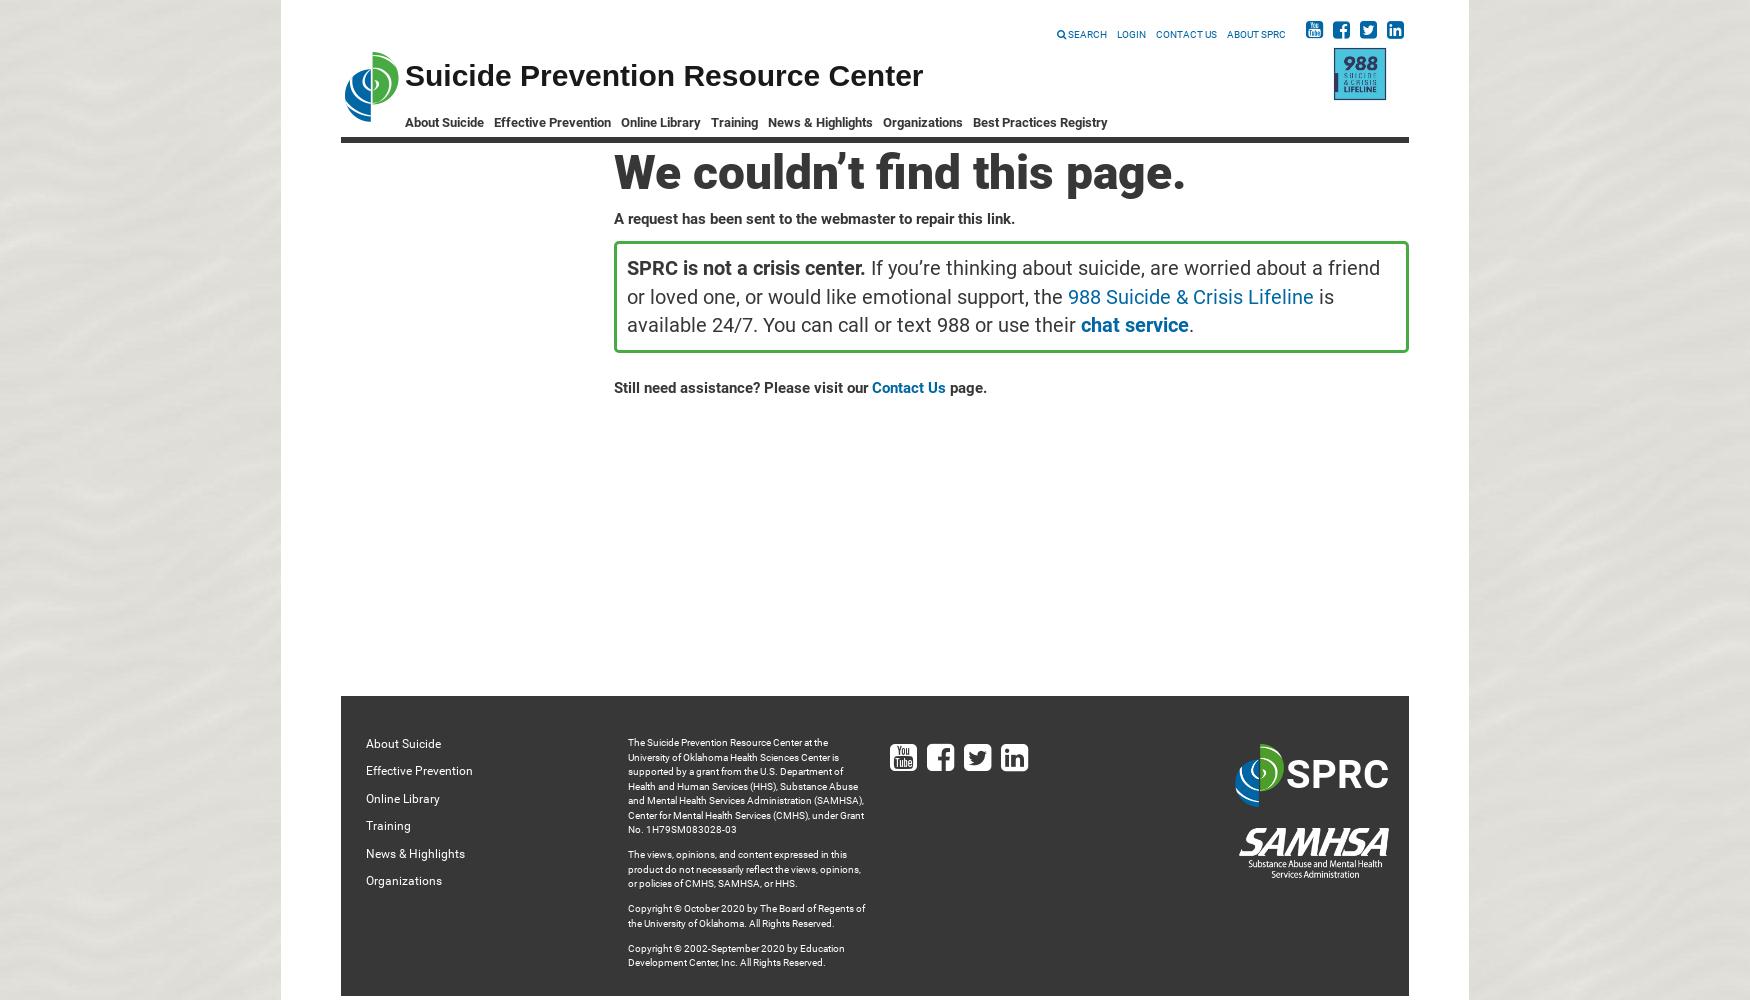  Describe the element at coordinates (614, 172) in the screenshot. I see `'We couldn’t find this page.'` at that location.